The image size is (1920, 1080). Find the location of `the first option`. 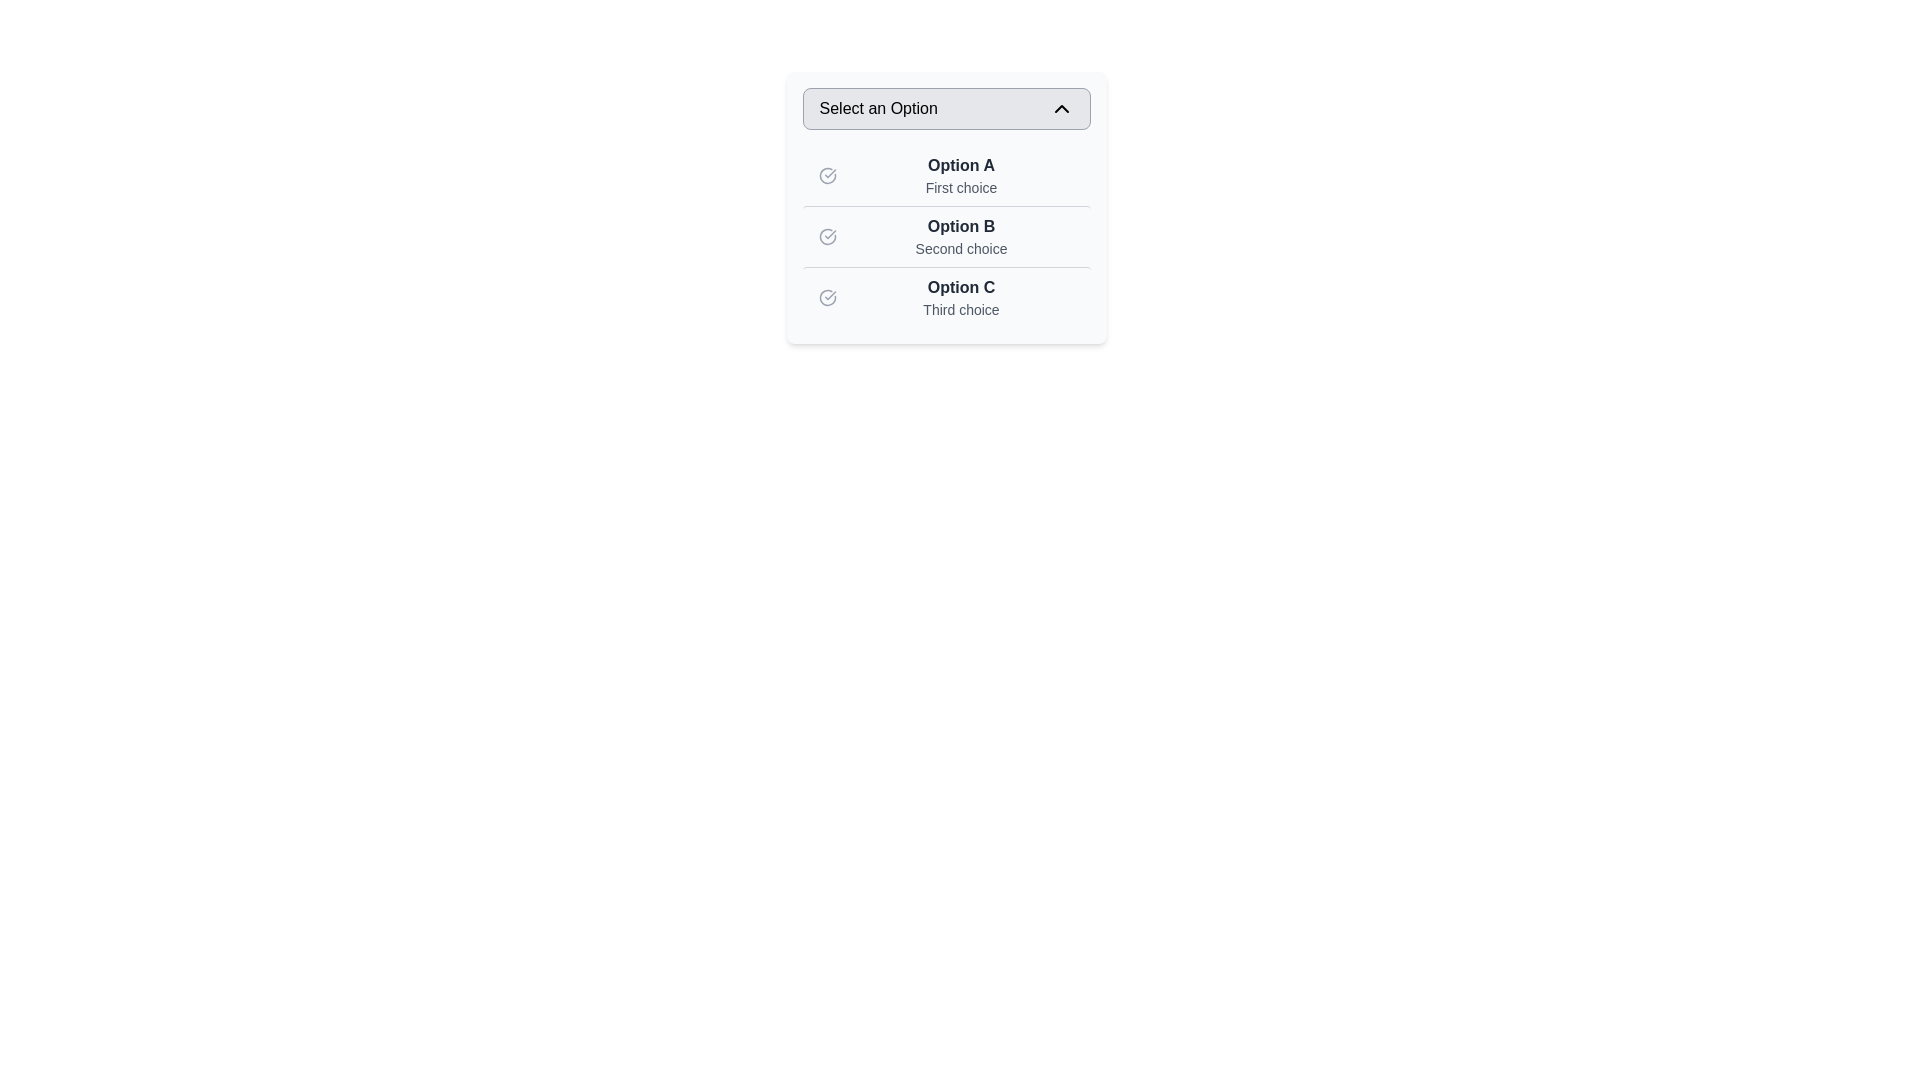

the first option is located at coordinates (961, 164).